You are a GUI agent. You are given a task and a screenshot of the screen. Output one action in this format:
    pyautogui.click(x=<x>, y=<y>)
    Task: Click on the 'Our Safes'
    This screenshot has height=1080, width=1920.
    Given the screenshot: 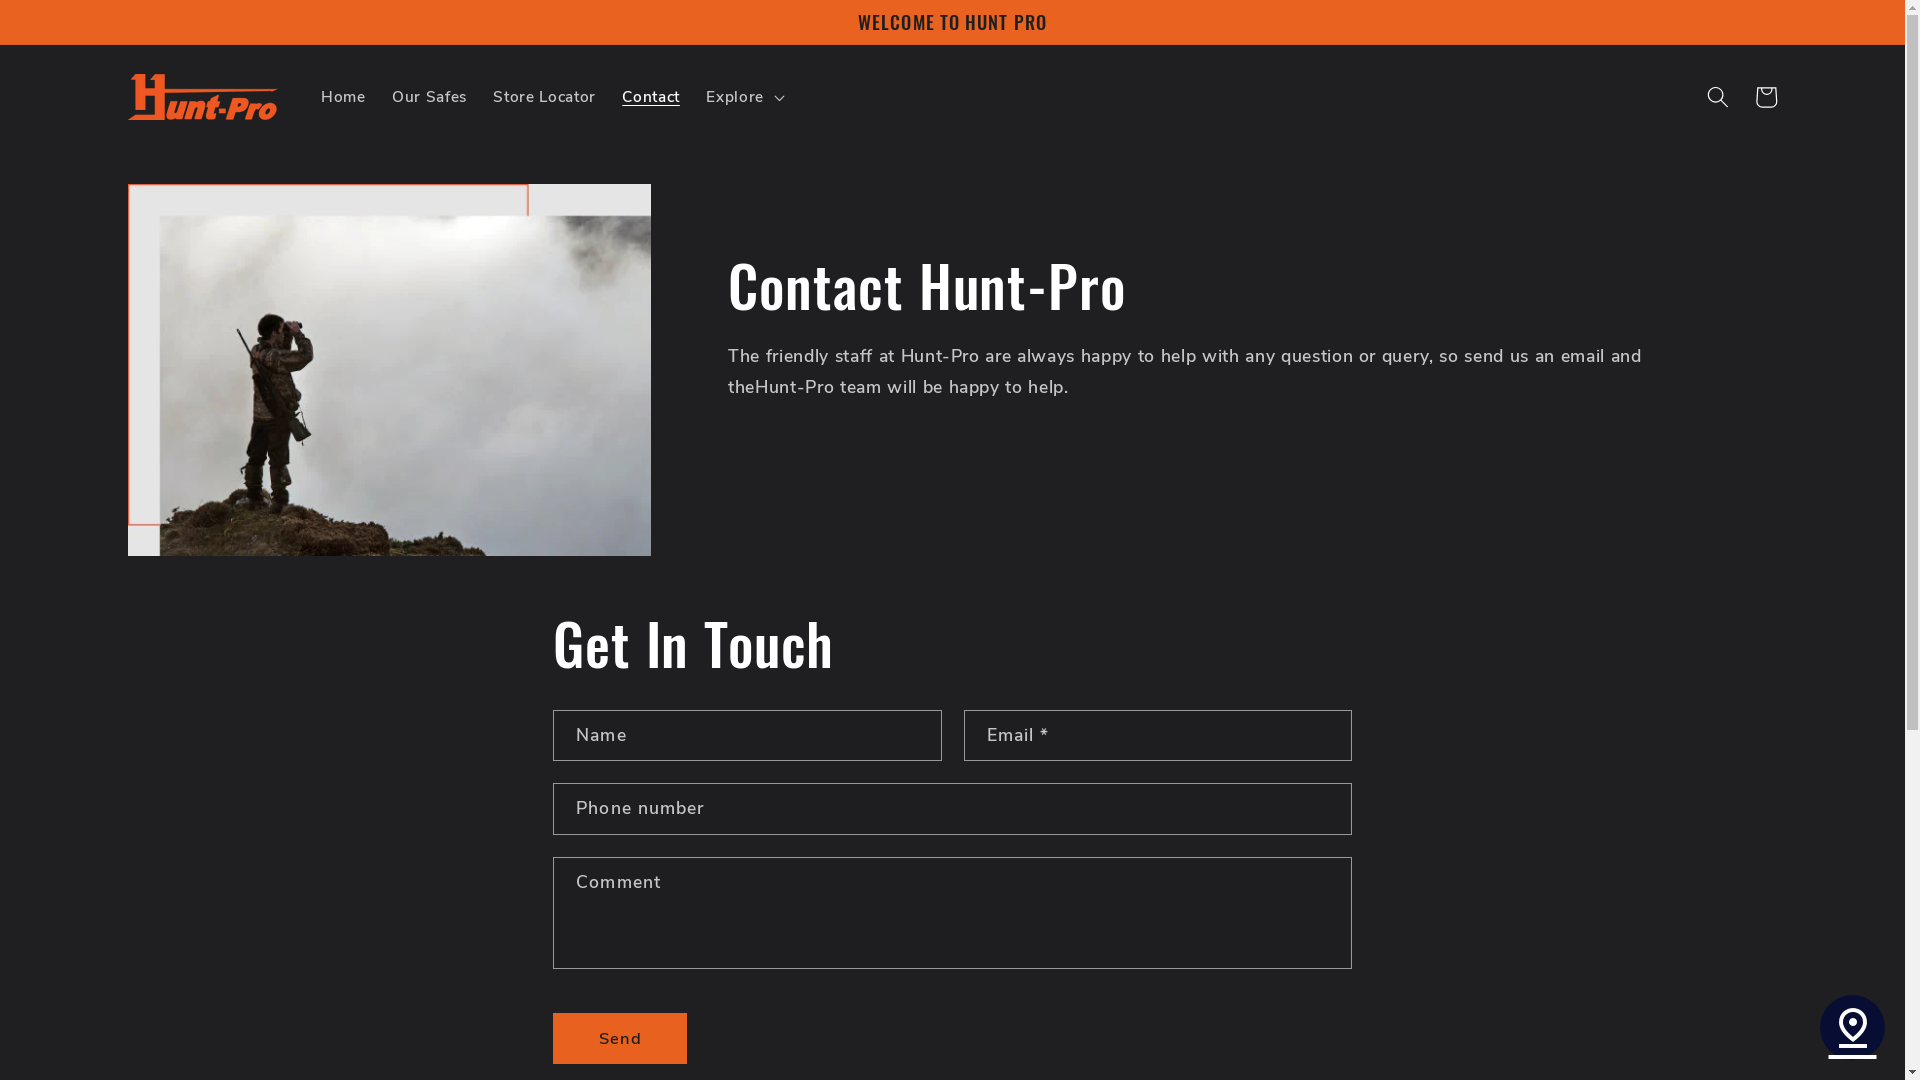 What is the action you would take?
    pyautogui.click(x=428, y=96)
    